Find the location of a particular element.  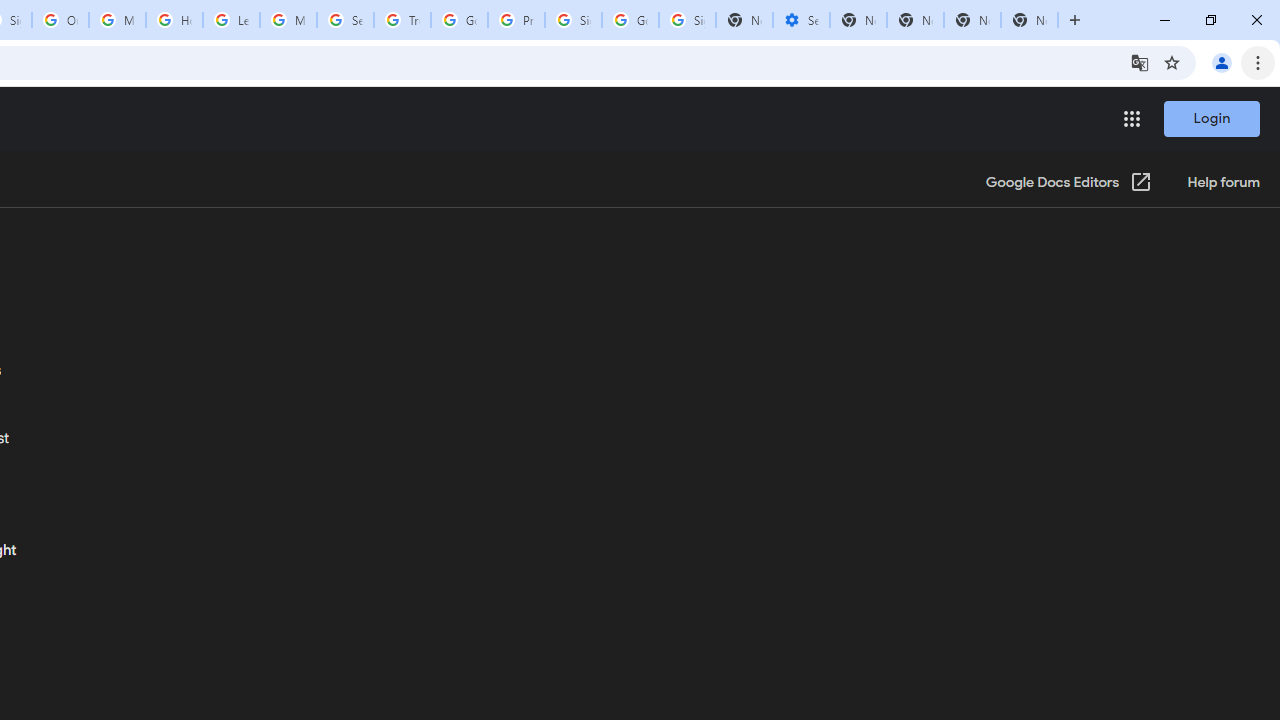

'Sign in - Google Accounts' is located at coordinates (572, 20).